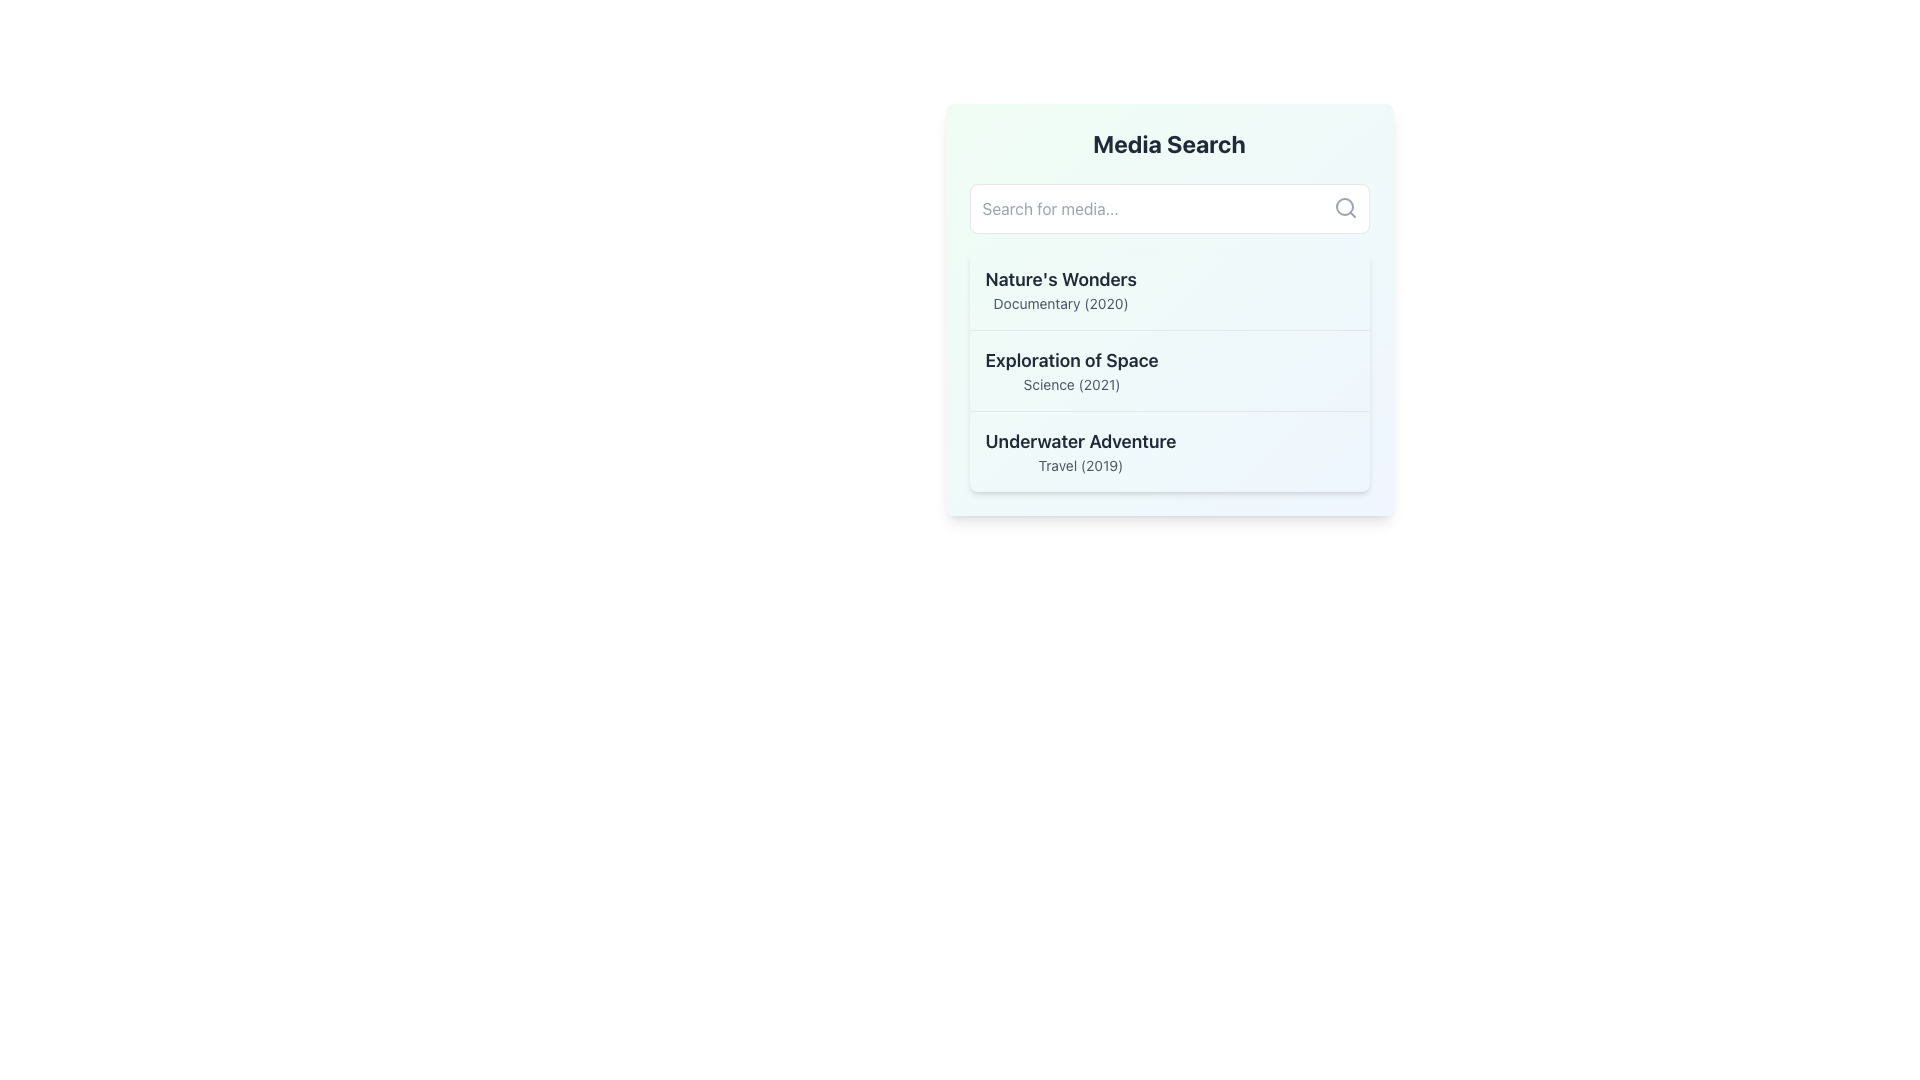 Image resolution: width=1920 pixels, height=1080 pixels. Describe the element at coordinates (1060, 289) in the screenshot. I see `the text block displaying the documentary titled 'Nature's Wonders', which is the first item in the 'Media Search' panel` at that location.